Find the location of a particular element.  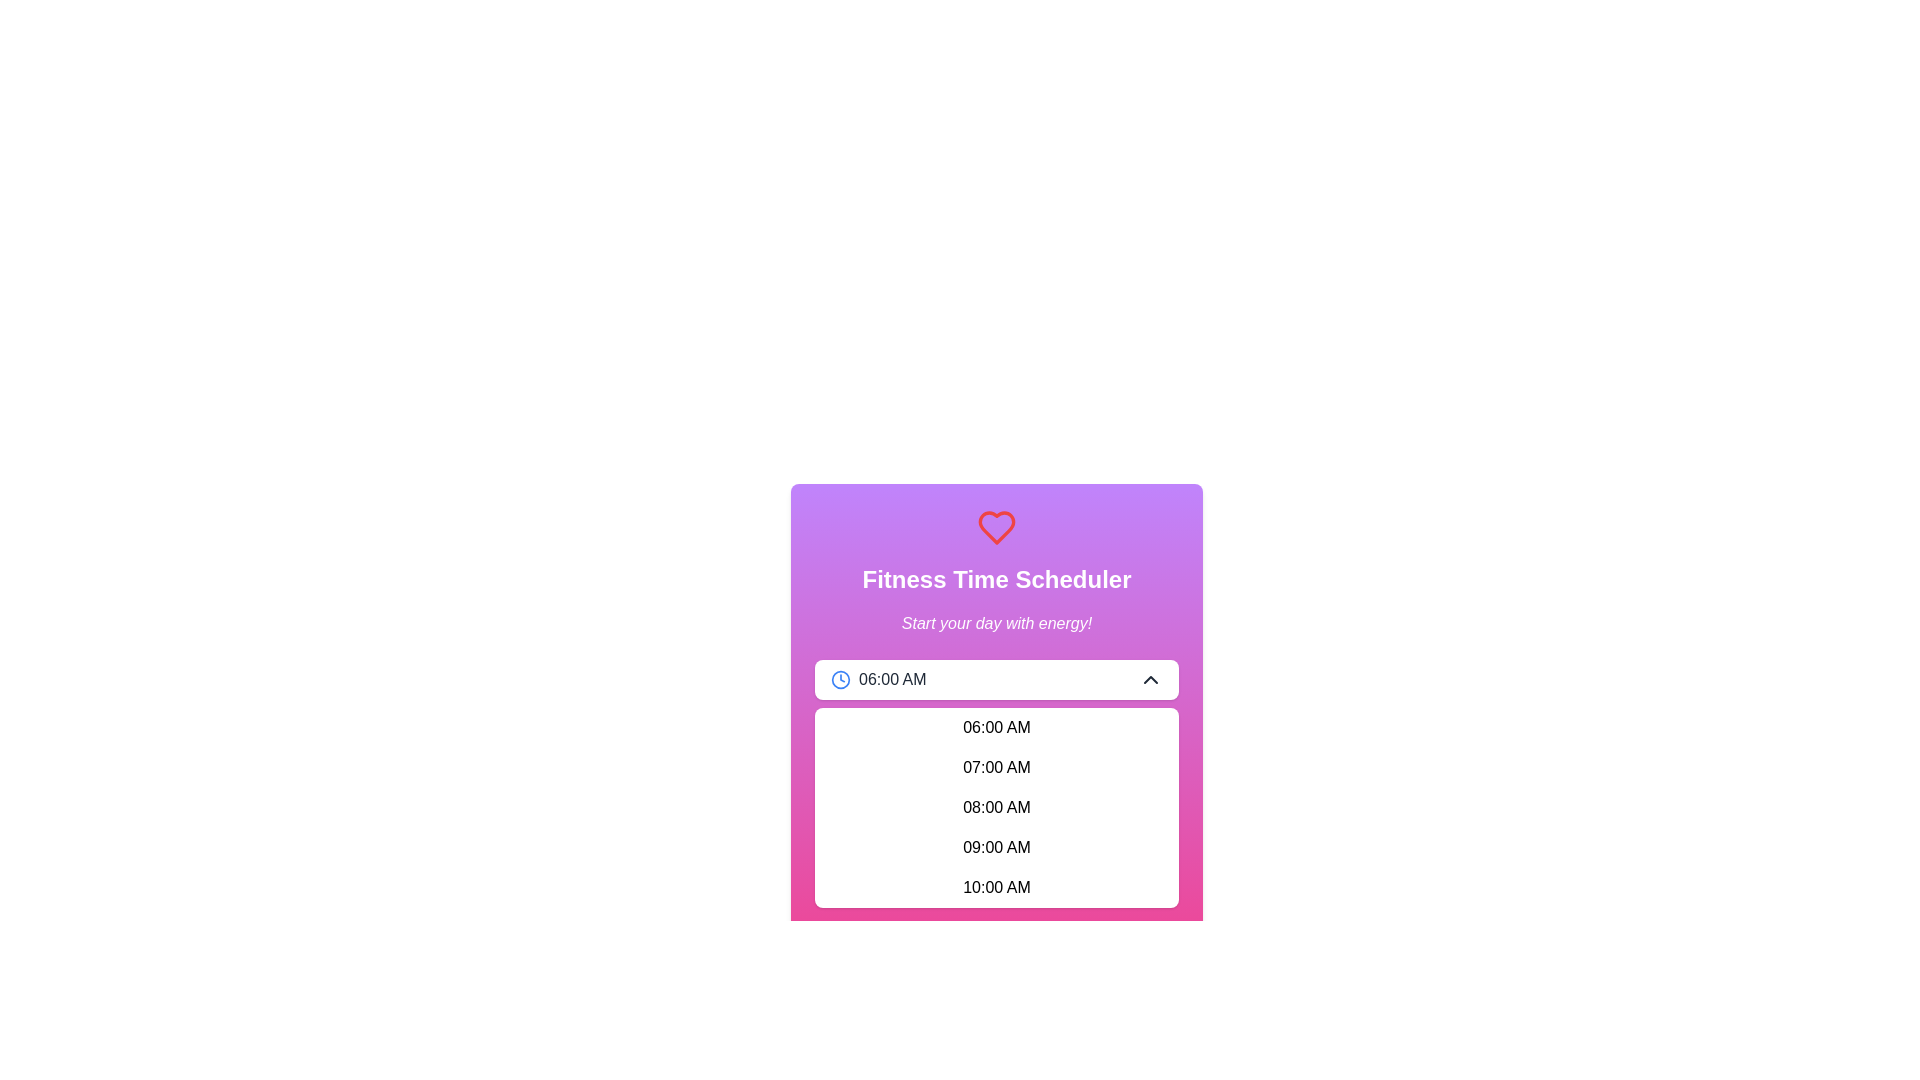

the selectable option '09:00 AM' in the dropdown menu, which is the fourth item in the list, positioned between '08:00 AM' and '10:00 AM' is located at coordinates (997, 848).